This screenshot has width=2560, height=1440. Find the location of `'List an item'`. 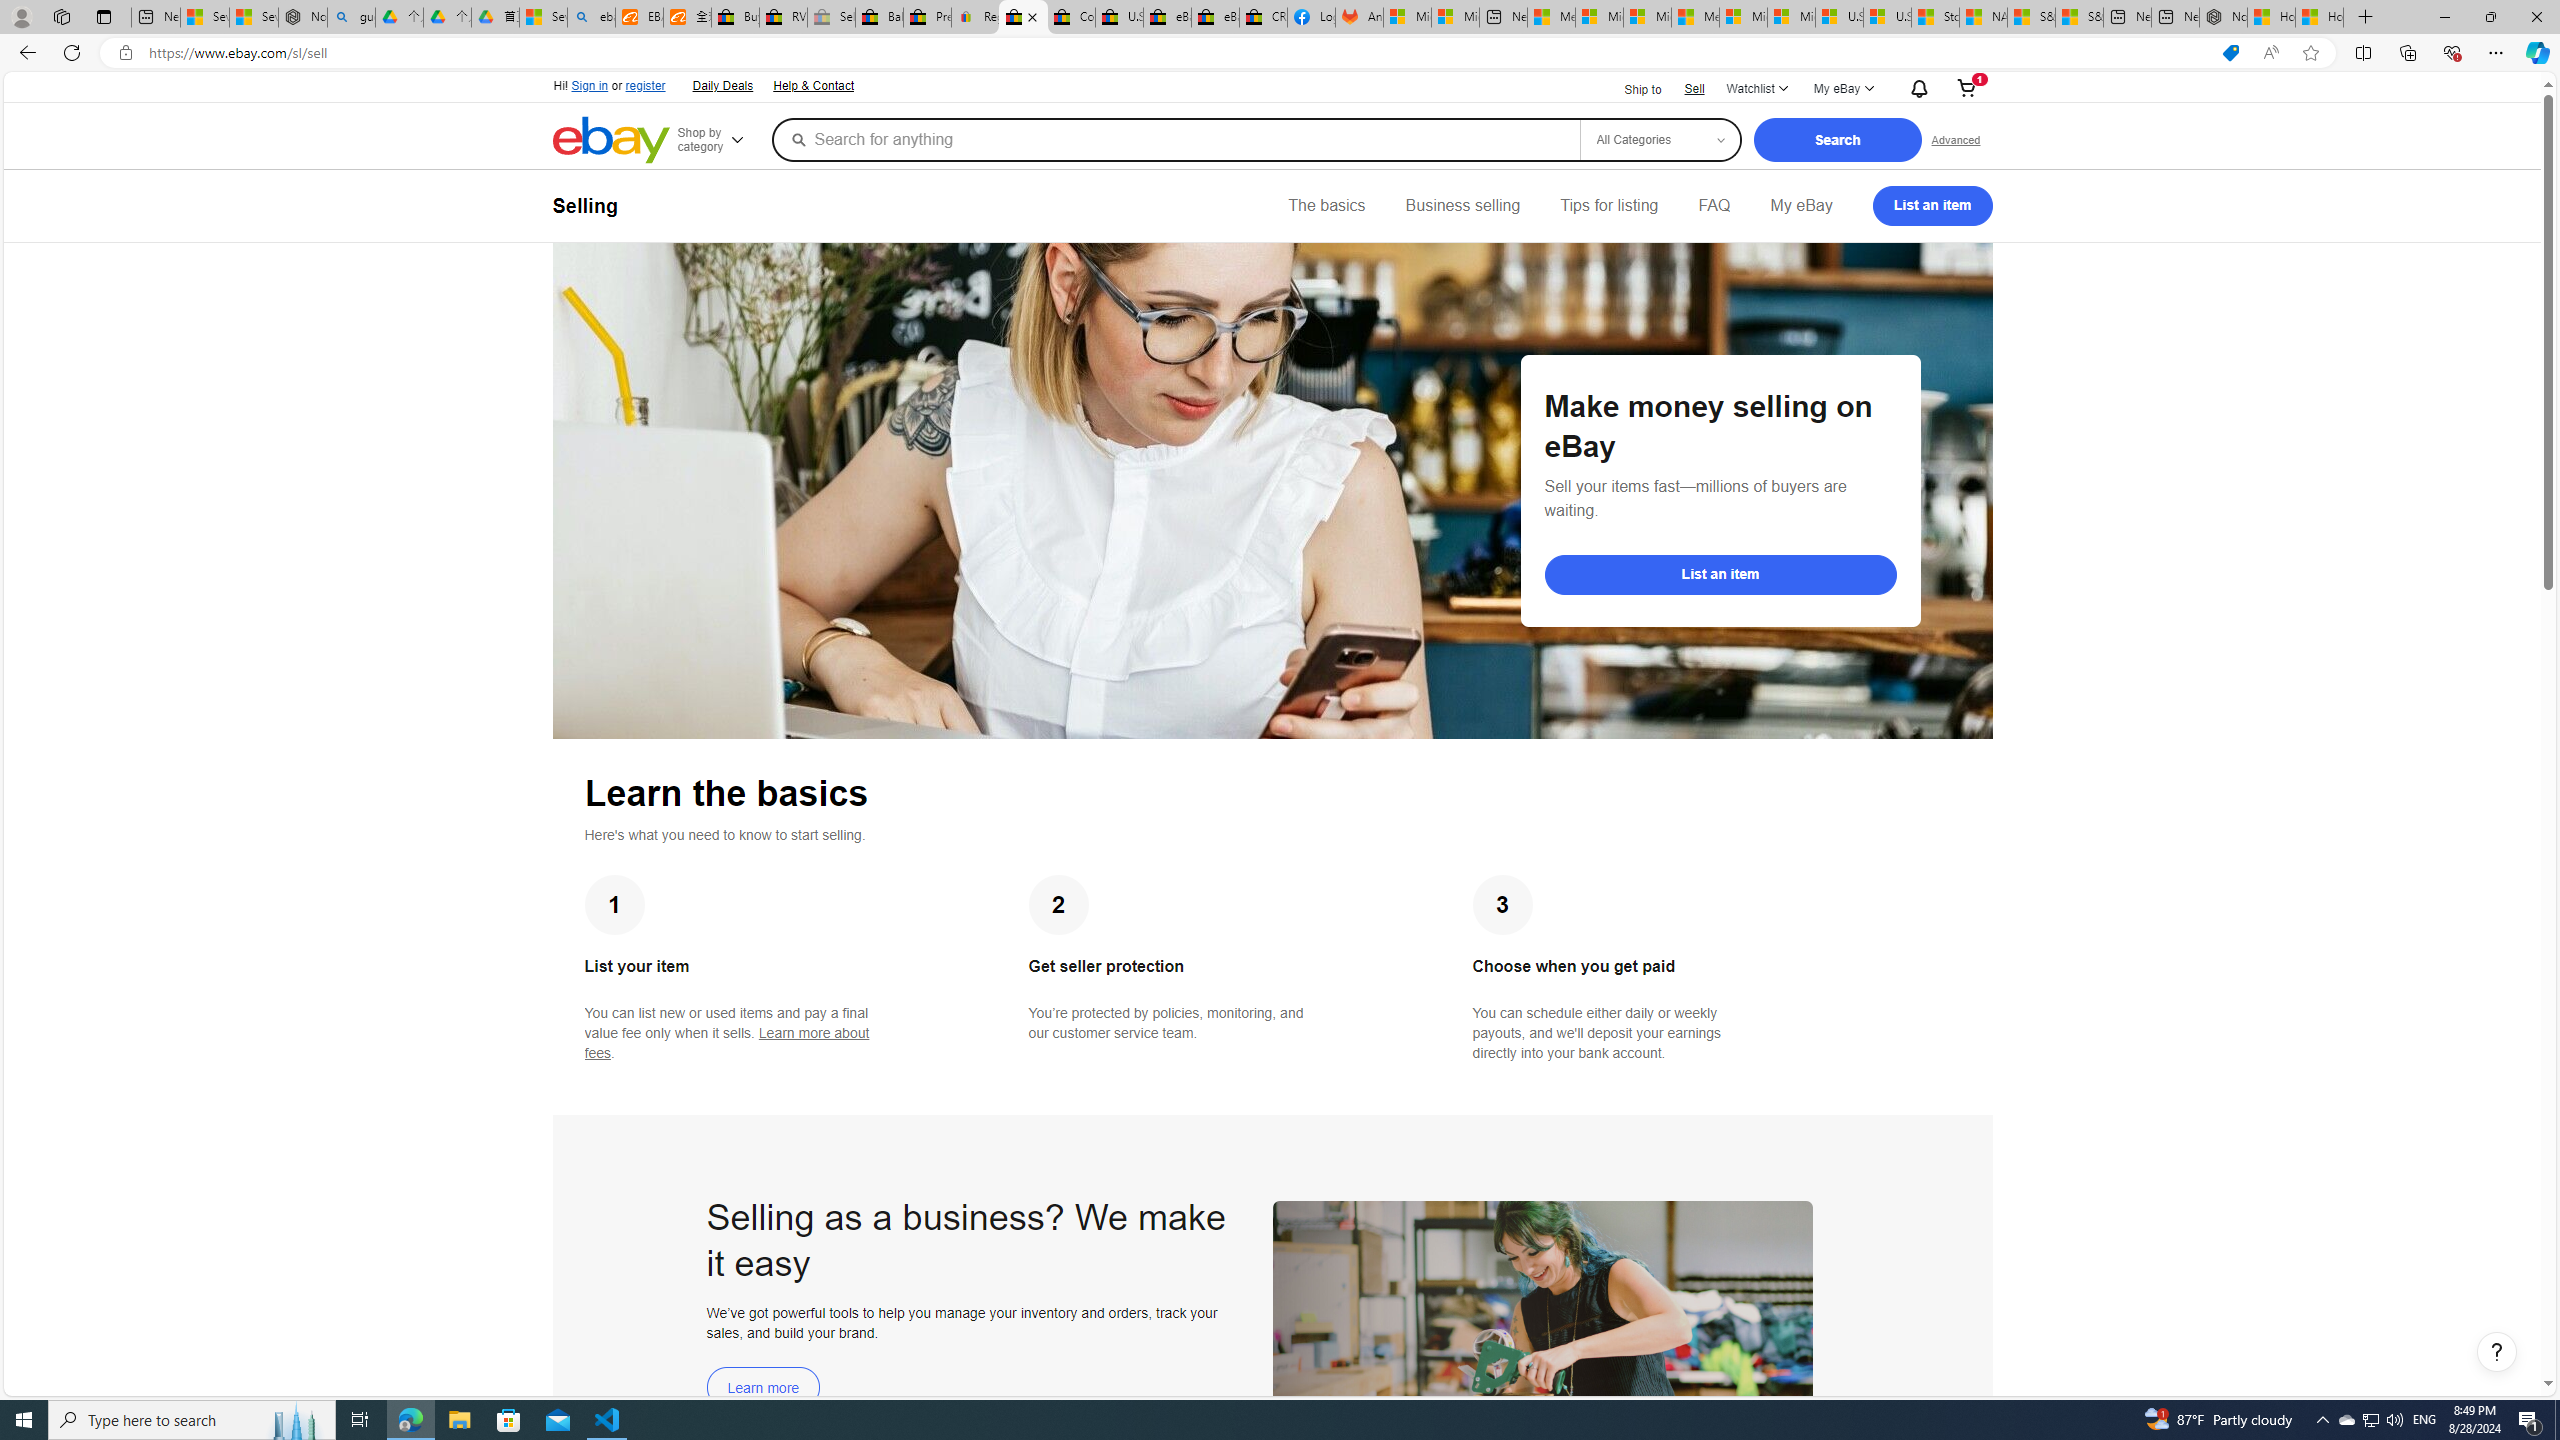

'List an item' is located at coordinates (1932, 204).